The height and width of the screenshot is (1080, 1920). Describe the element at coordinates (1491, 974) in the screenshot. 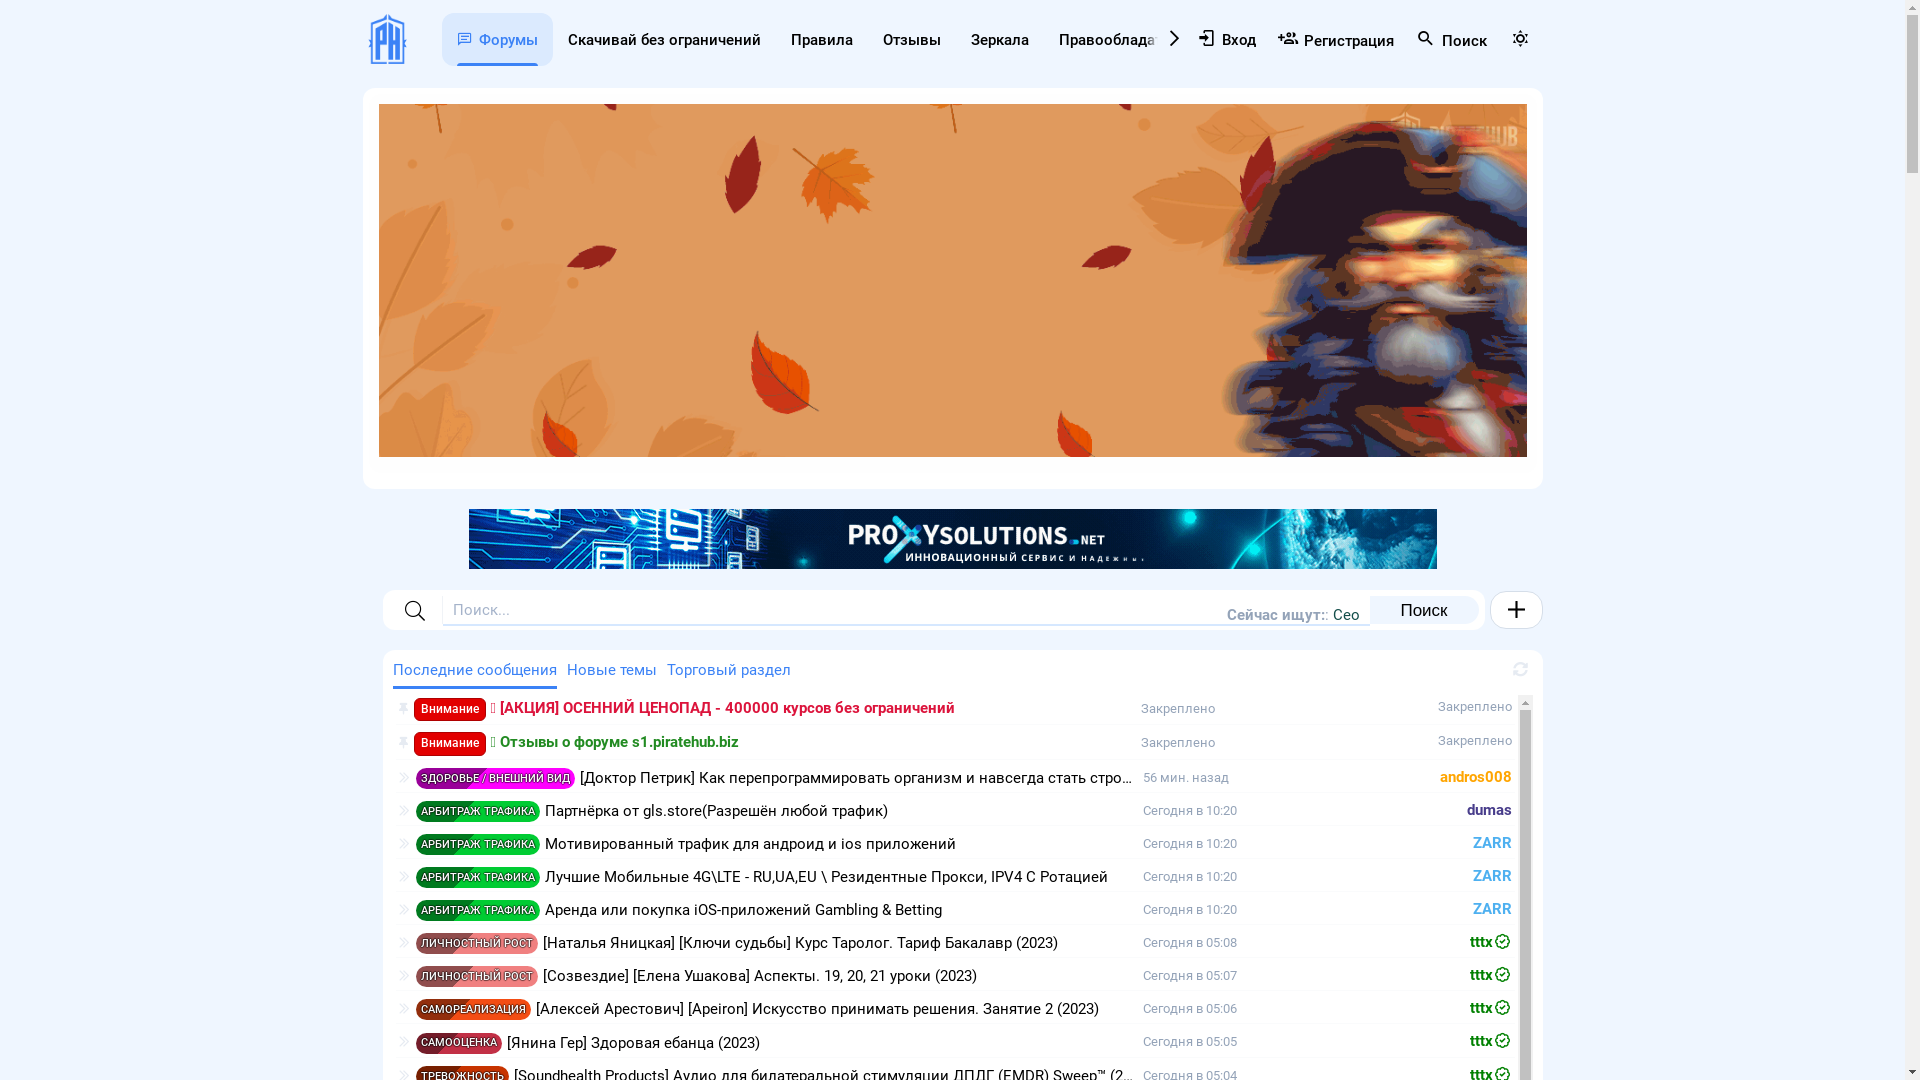

I see `'tttx'` at that location.